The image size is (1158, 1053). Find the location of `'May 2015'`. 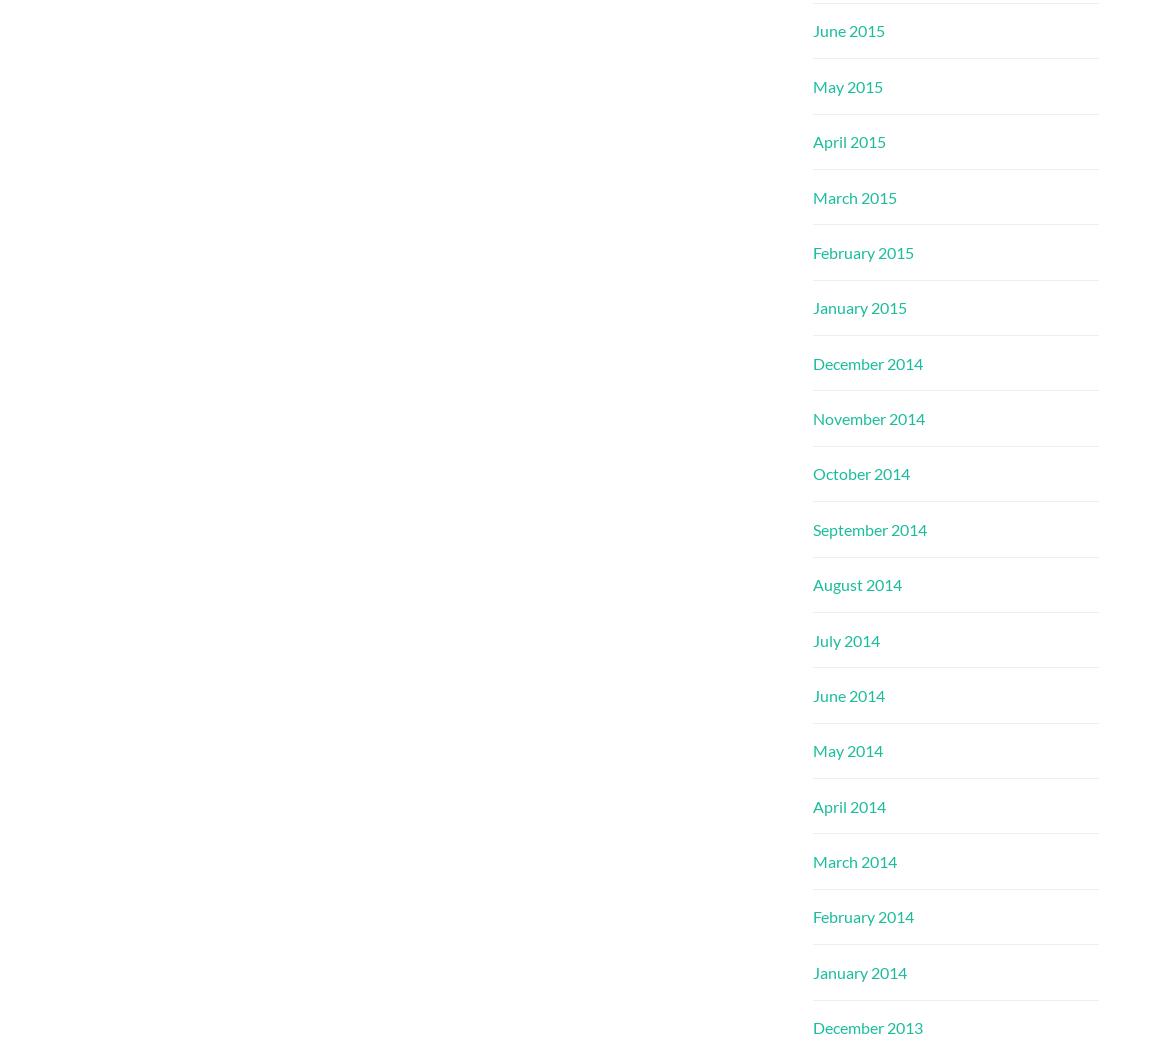

'May 2015' is located at coordinates (847, 84).